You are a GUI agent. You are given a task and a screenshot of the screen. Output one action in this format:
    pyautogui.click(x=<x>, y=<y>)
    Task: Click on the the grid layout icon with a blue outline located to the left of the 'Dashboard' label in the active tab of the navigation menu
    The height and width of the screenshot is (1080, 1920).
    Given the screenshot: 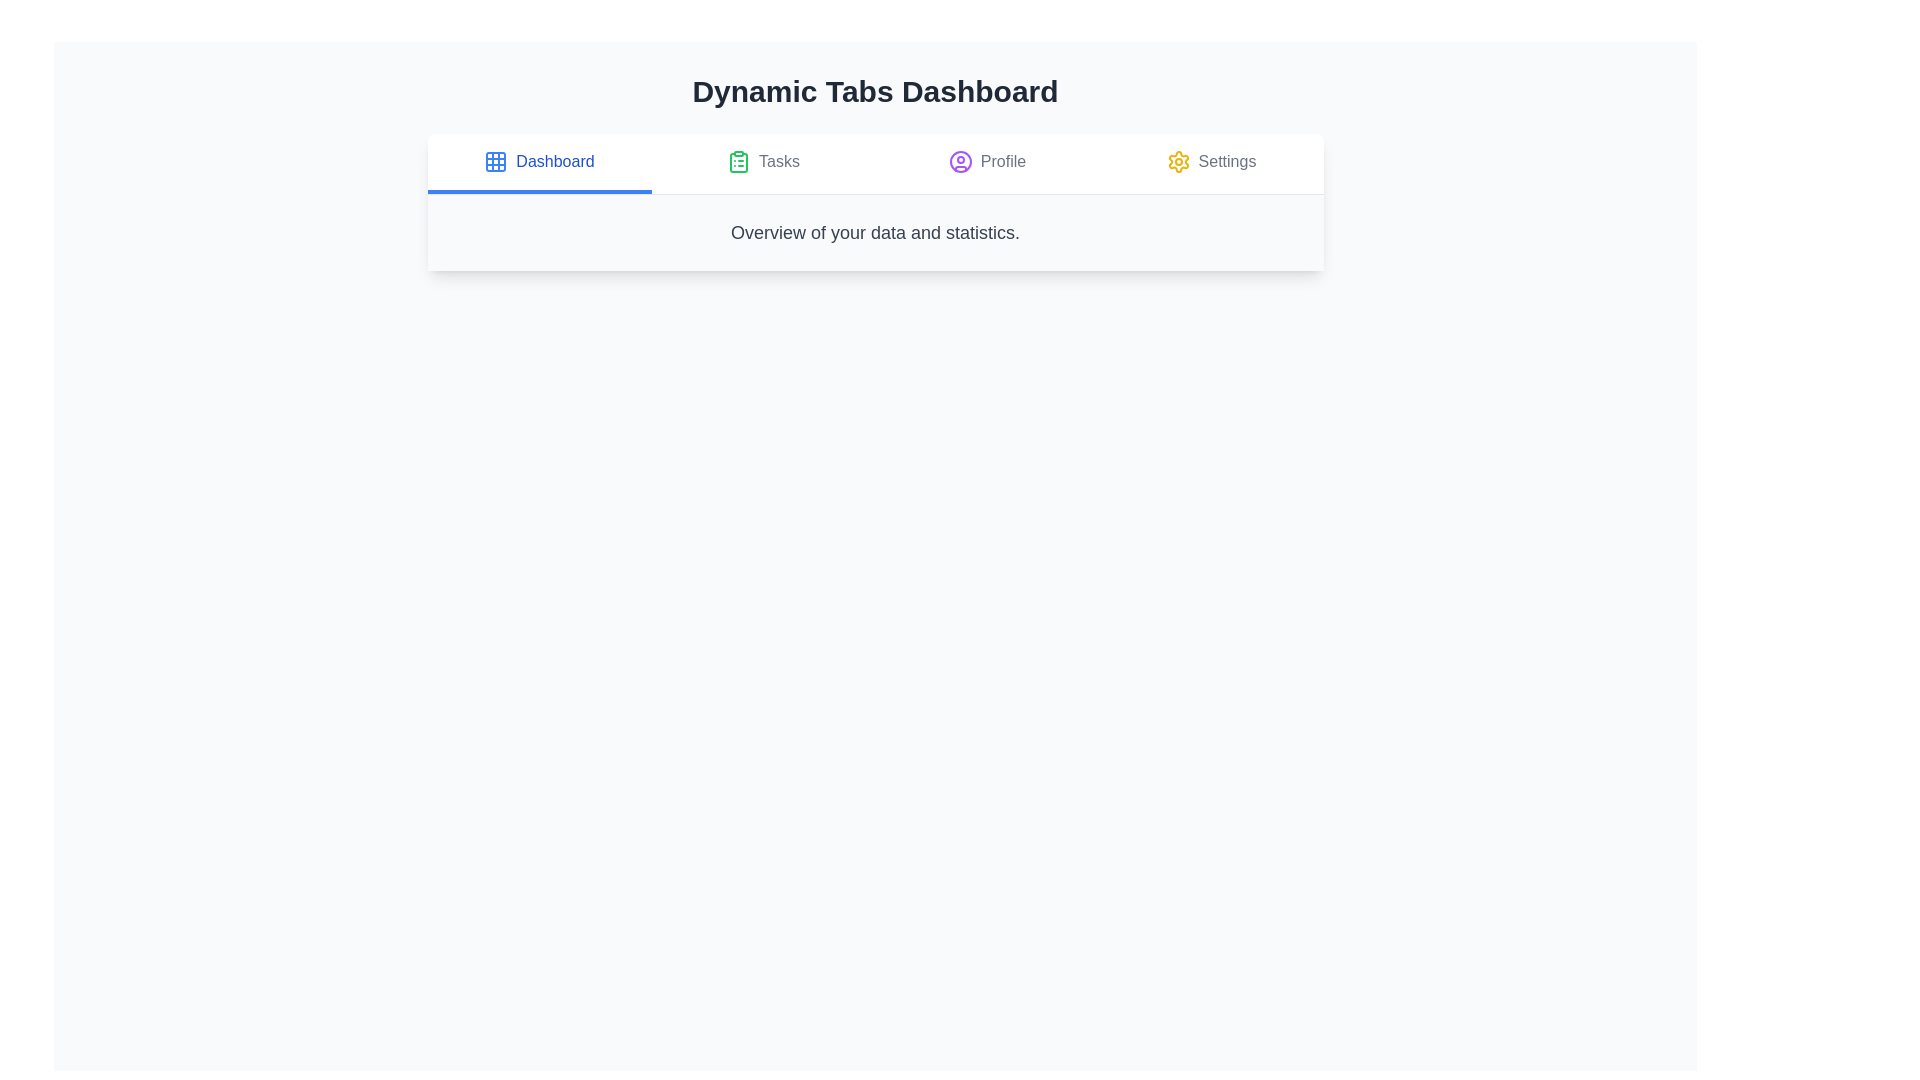 What is the action you would take?
    pyautogui.click(x=496, y=161)
    